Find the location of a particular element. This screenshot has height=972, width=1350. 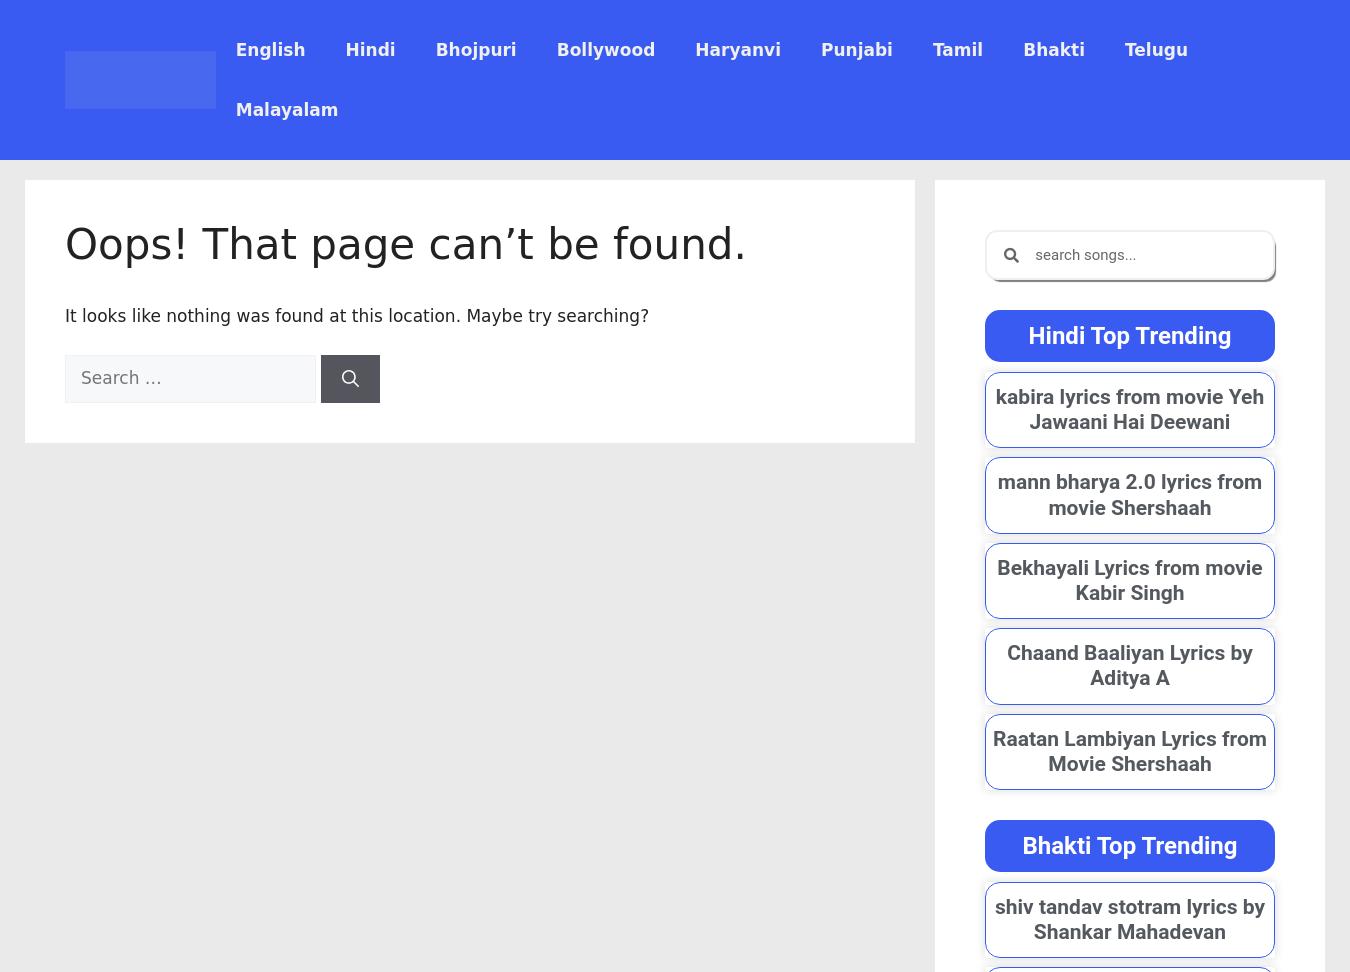

'Chaand Baaliyan Lyrics by Aditya A' is located at coordinates (1128, 665).